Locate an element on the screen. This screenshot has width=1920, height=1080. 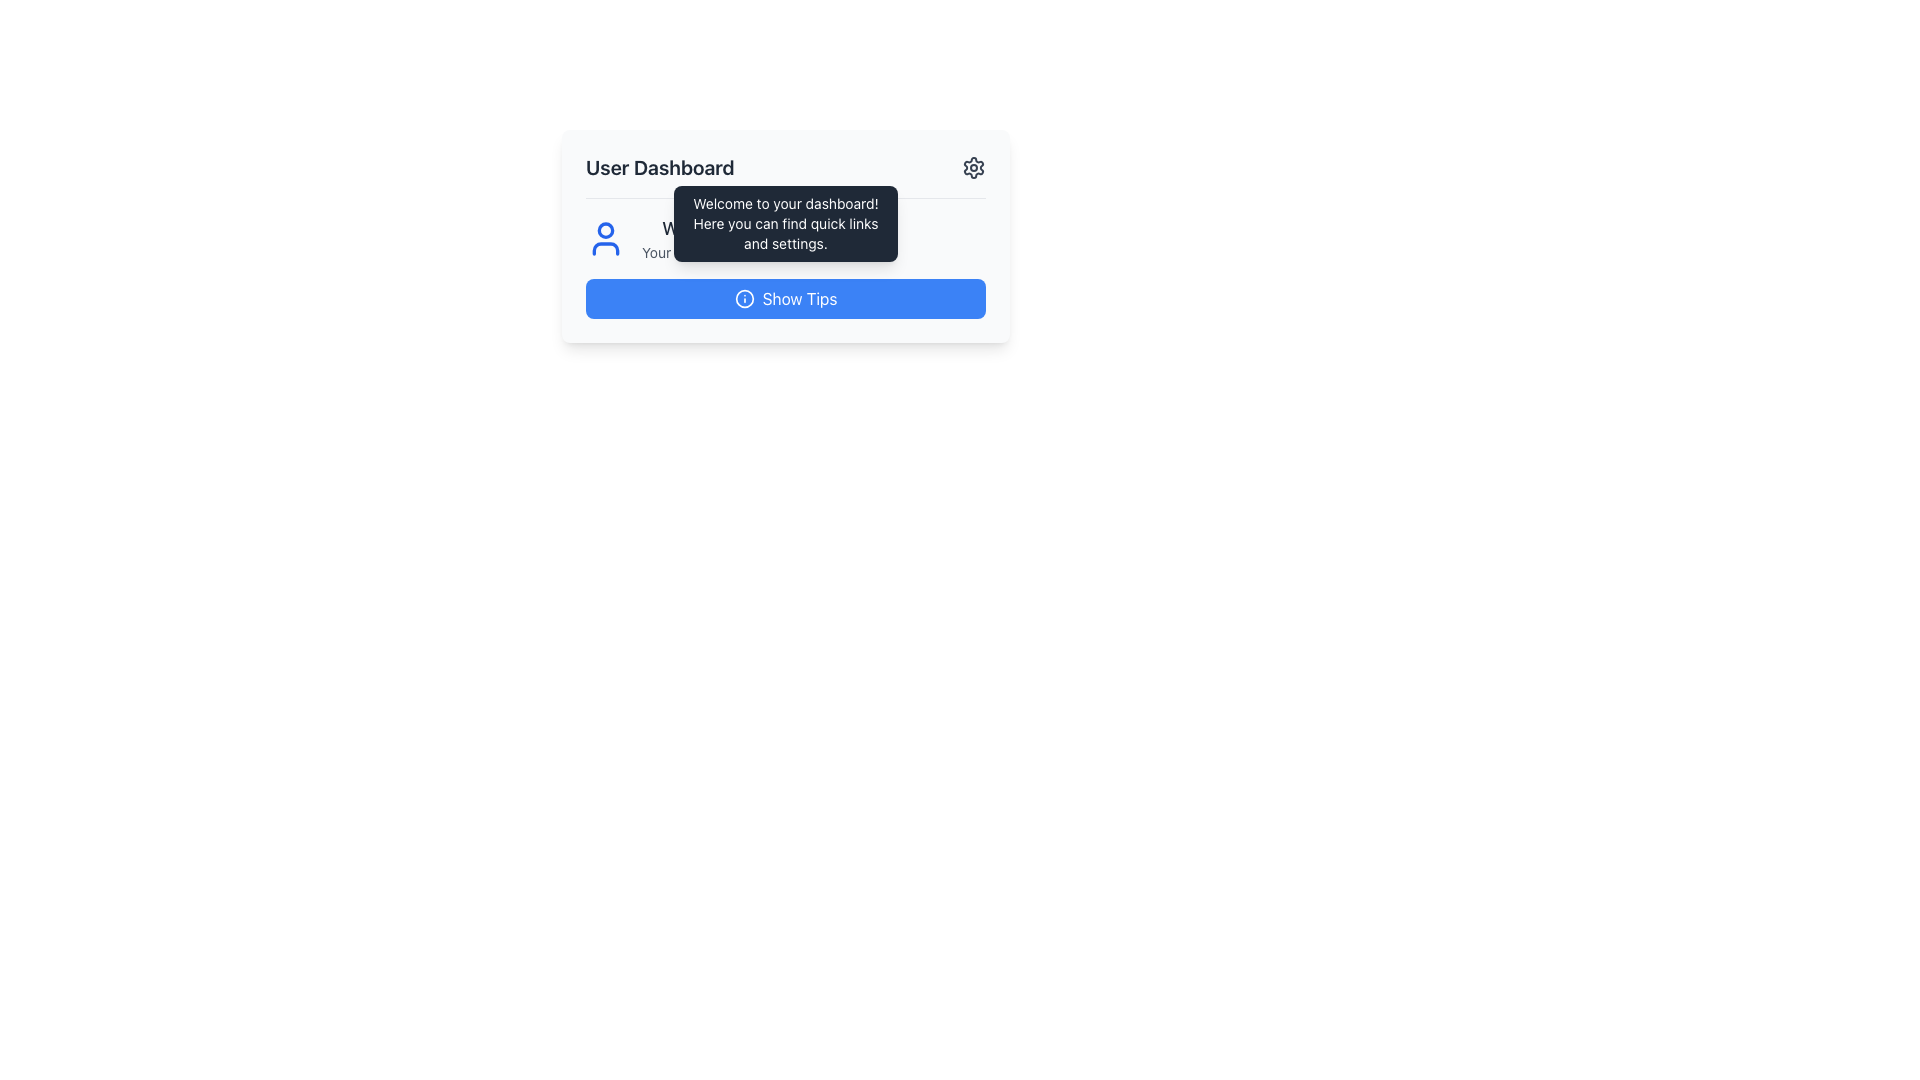
the decorative graphic of the settings gear icon located in the top-right corner of the 'User Dashboard' card is located at coordinates (974, 167).